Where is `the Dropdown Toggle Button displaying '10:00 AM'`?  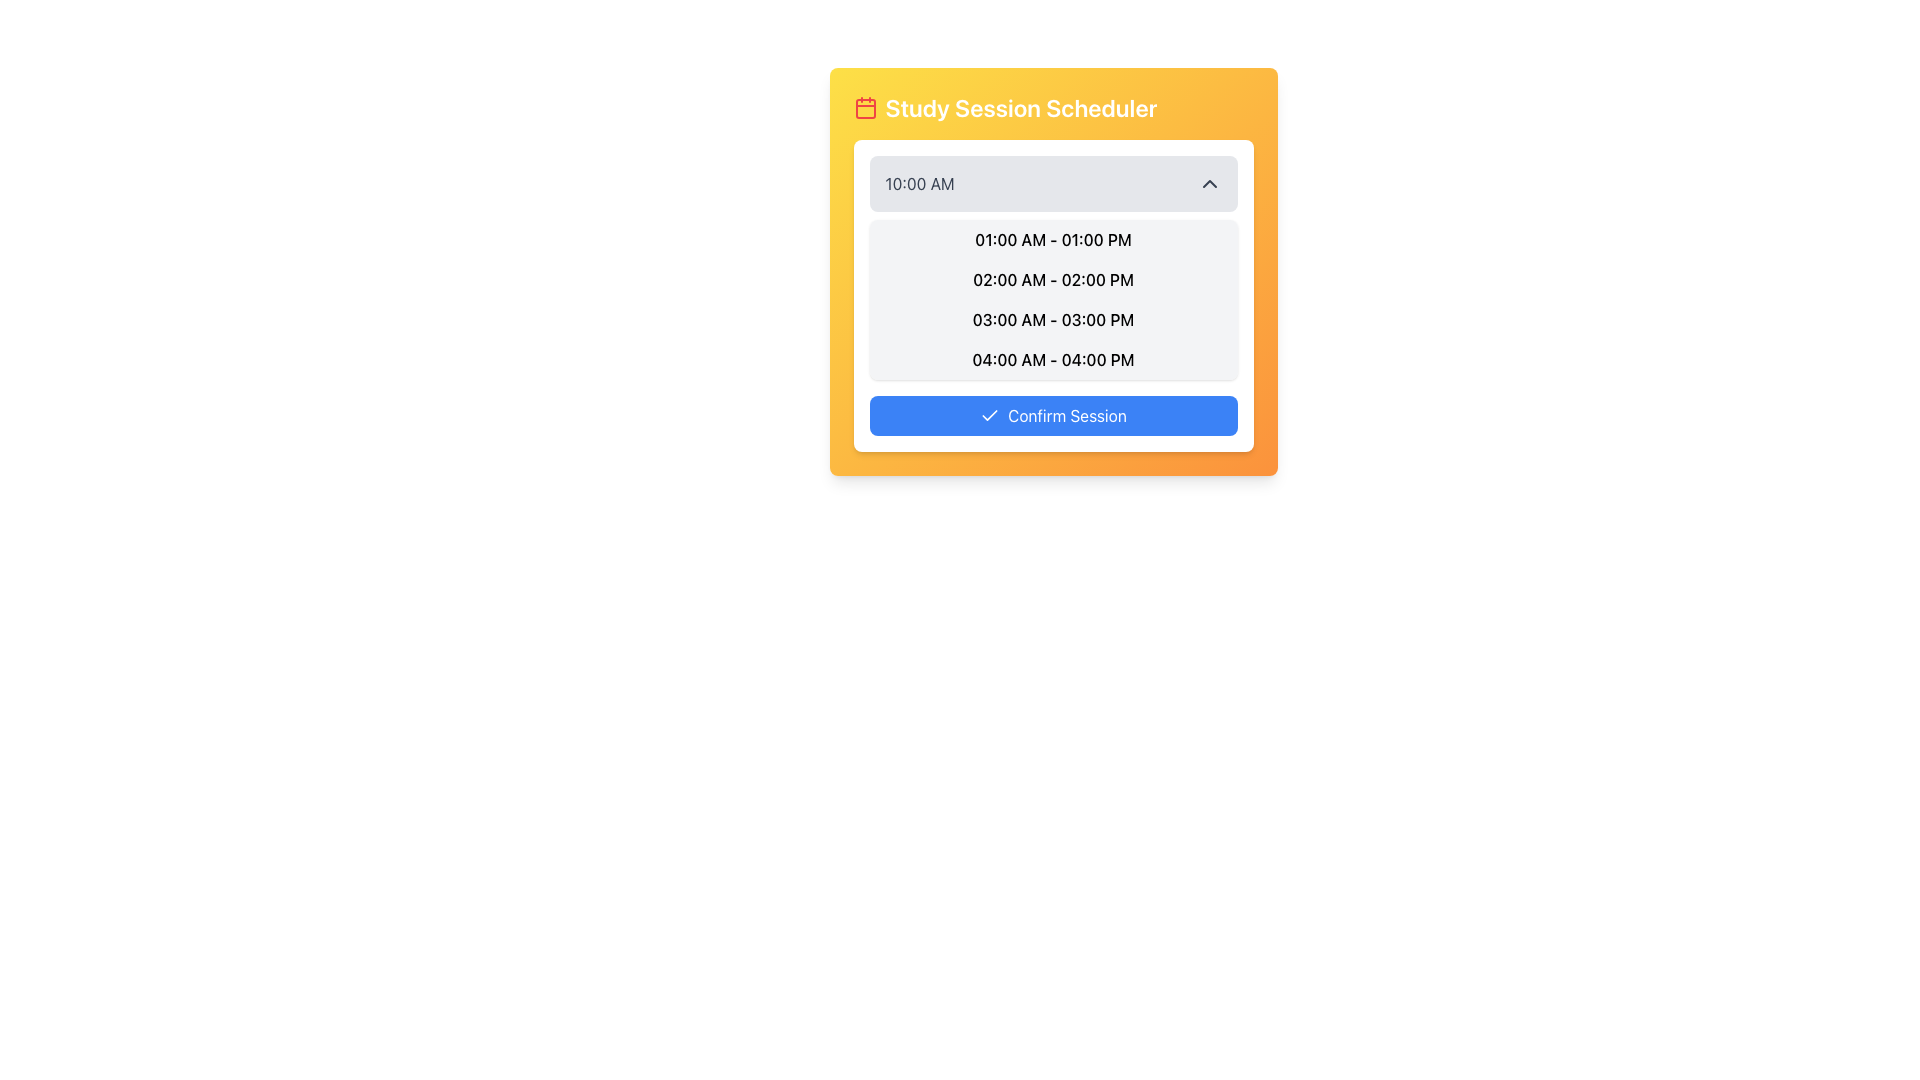
the Dropdown Toggle Button displaying '10:00 AM' is located at coordinates (1052, 184).